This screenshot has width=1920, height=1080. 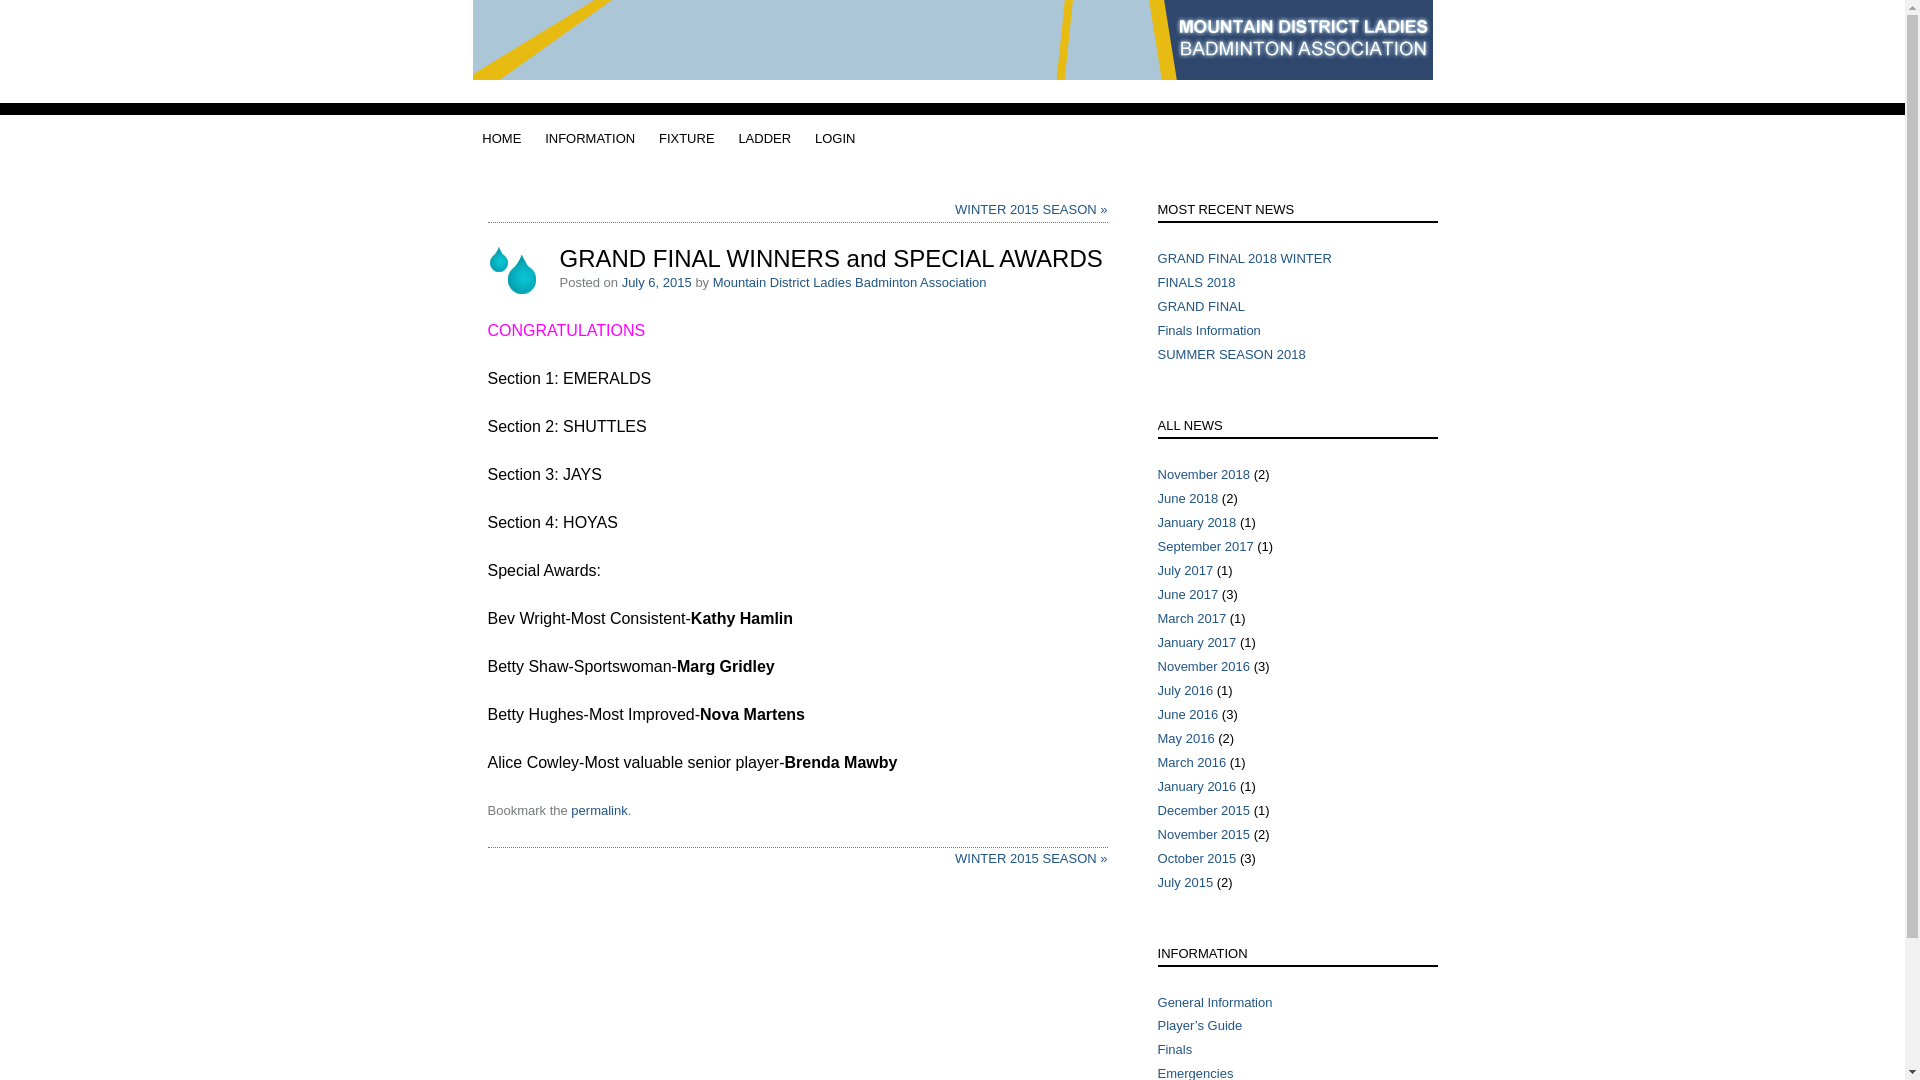 What do you see at coordinates (954, 857) in the screenshot?
I see `'WINTER 2015 SEASON'` at bounding box center [954, 857].